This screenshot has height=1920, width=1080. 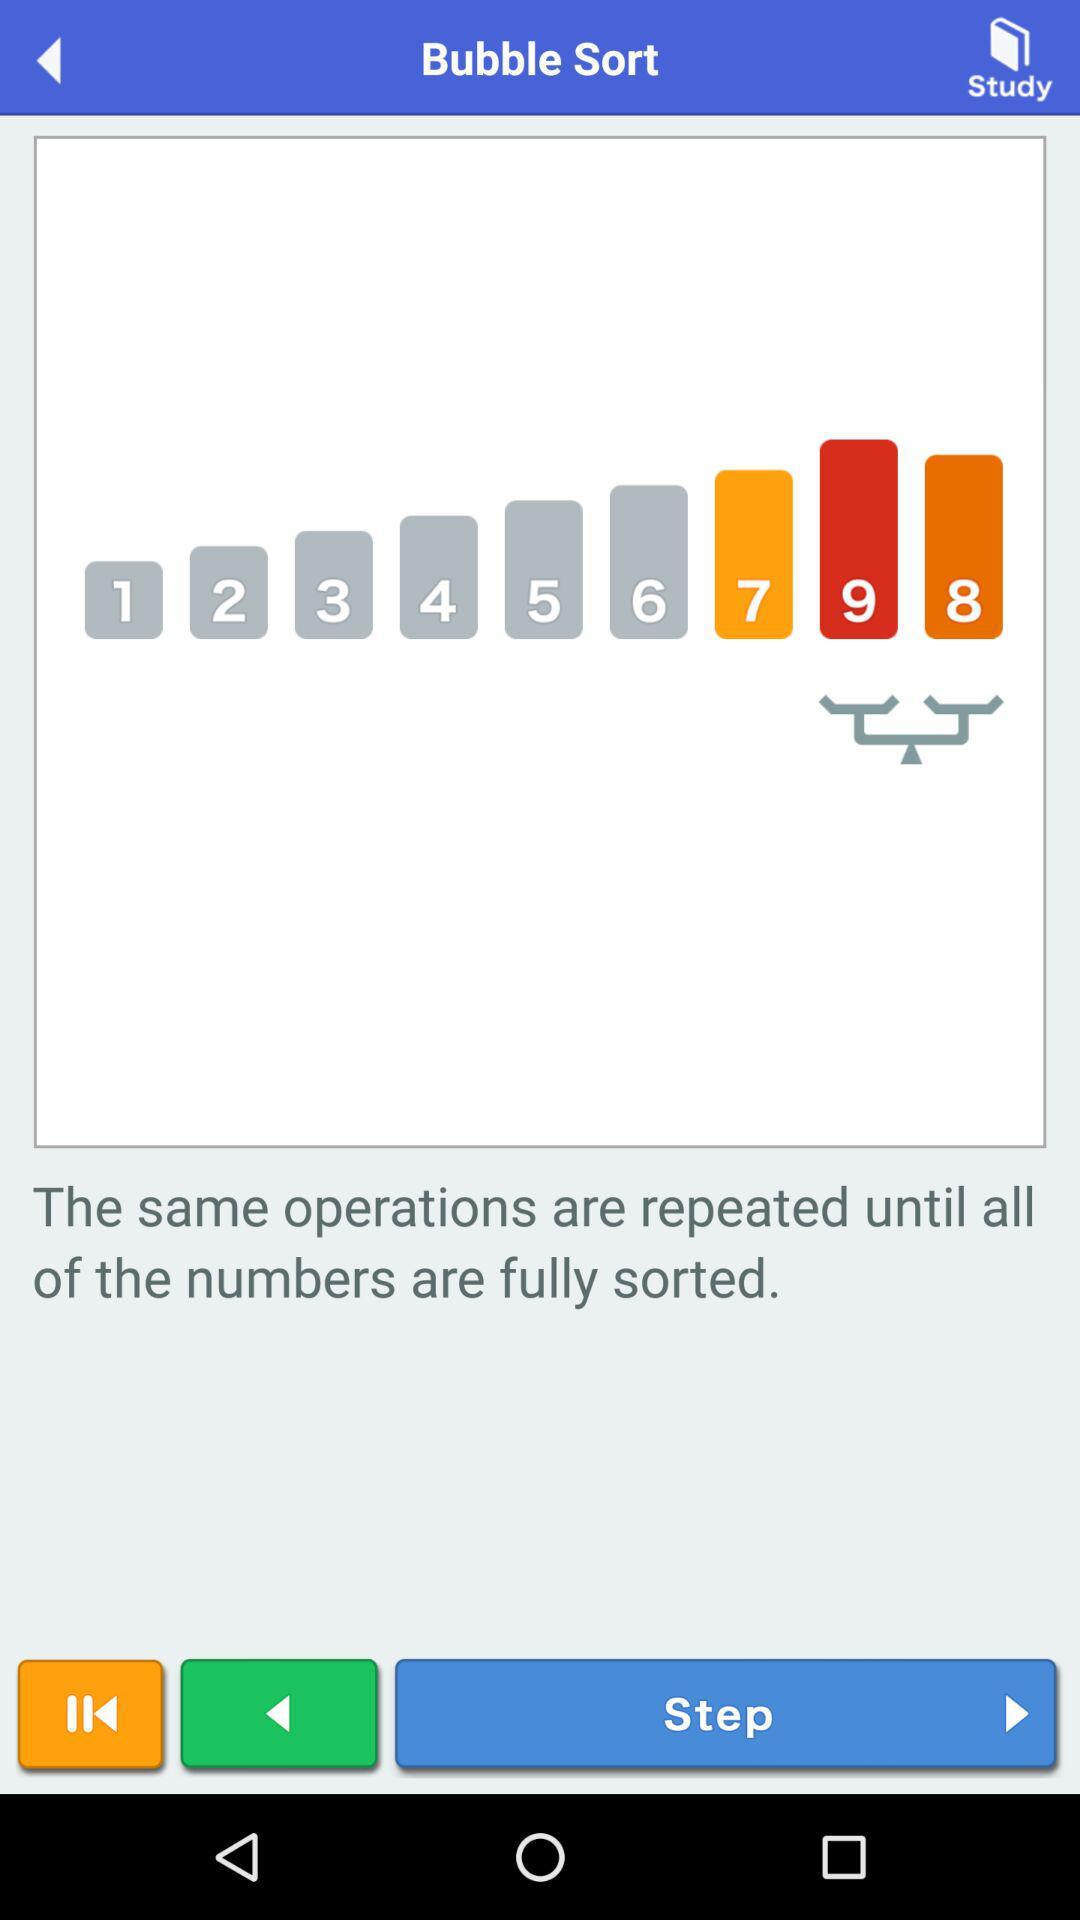 I want to click on go back, so click(x=281, y=1716).